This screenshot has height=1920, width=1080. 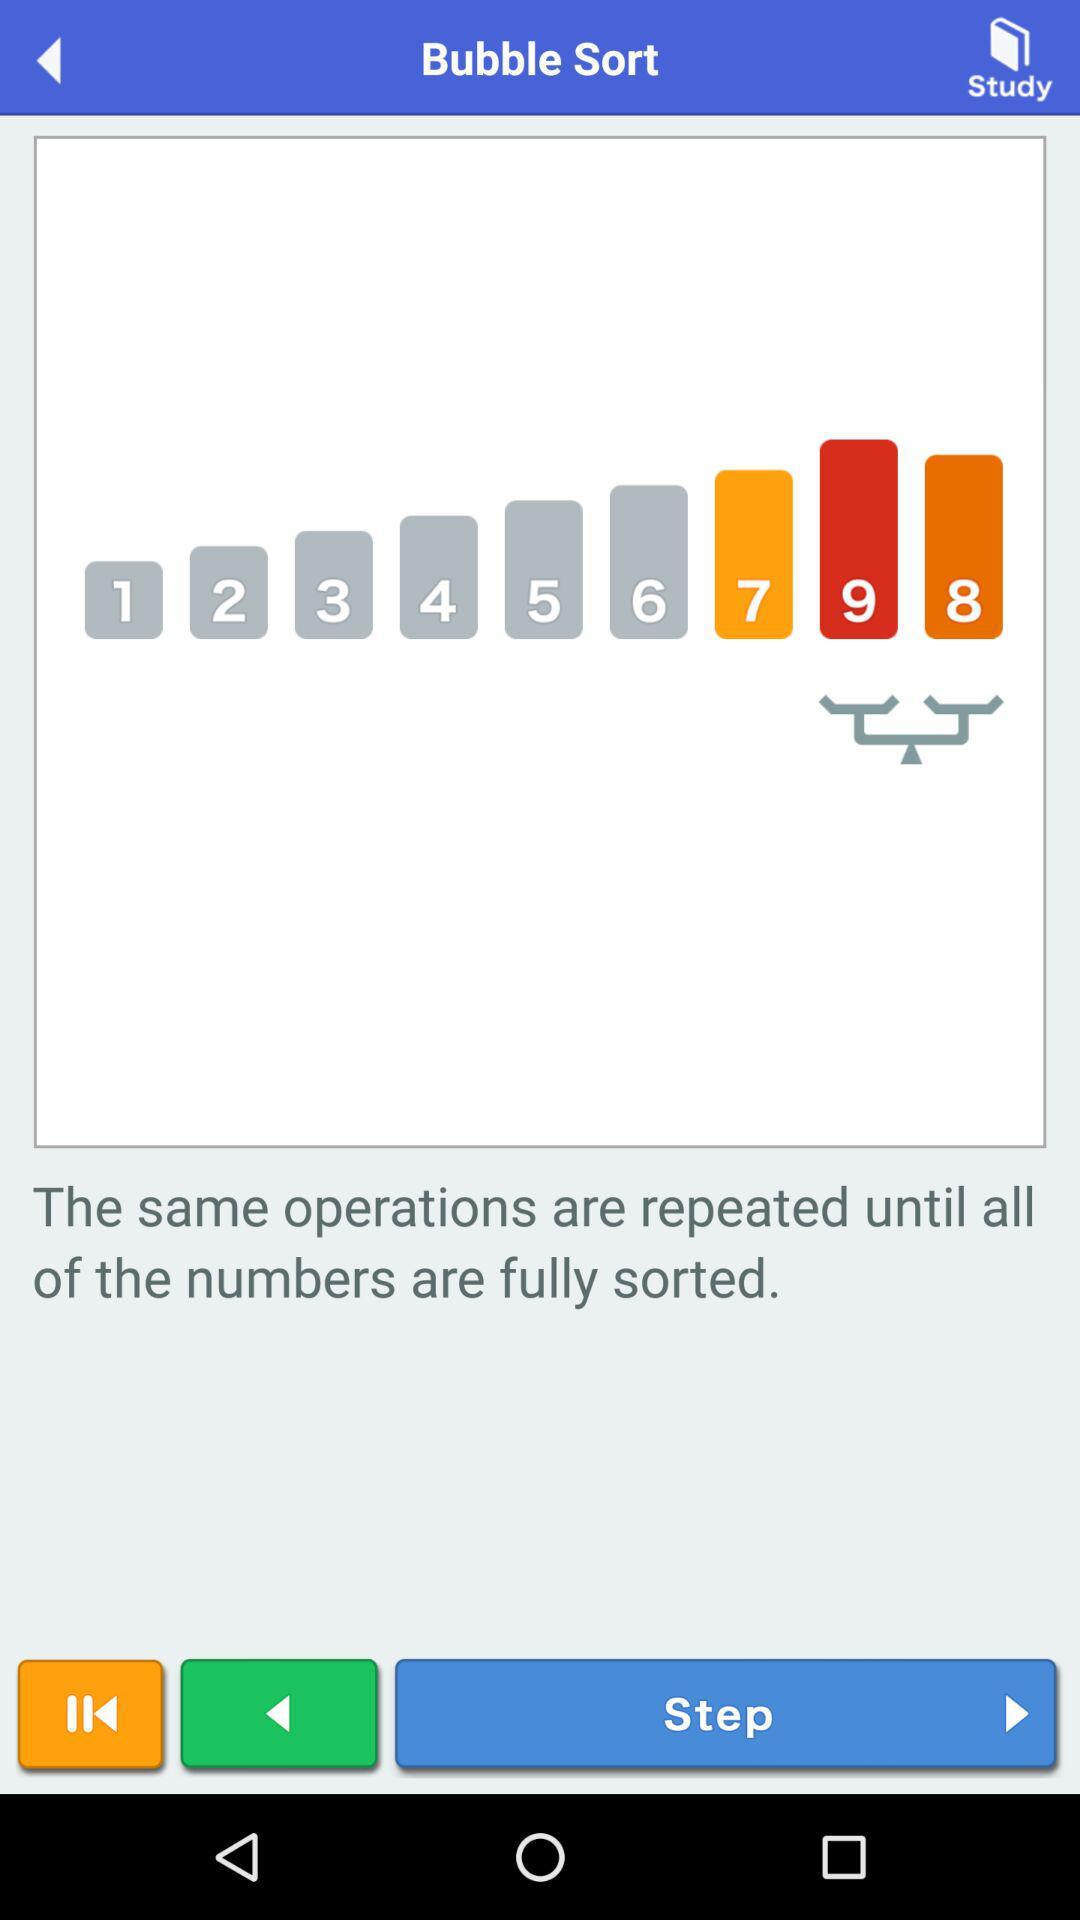 I want to click on go back, so click(x=281, y=1716).